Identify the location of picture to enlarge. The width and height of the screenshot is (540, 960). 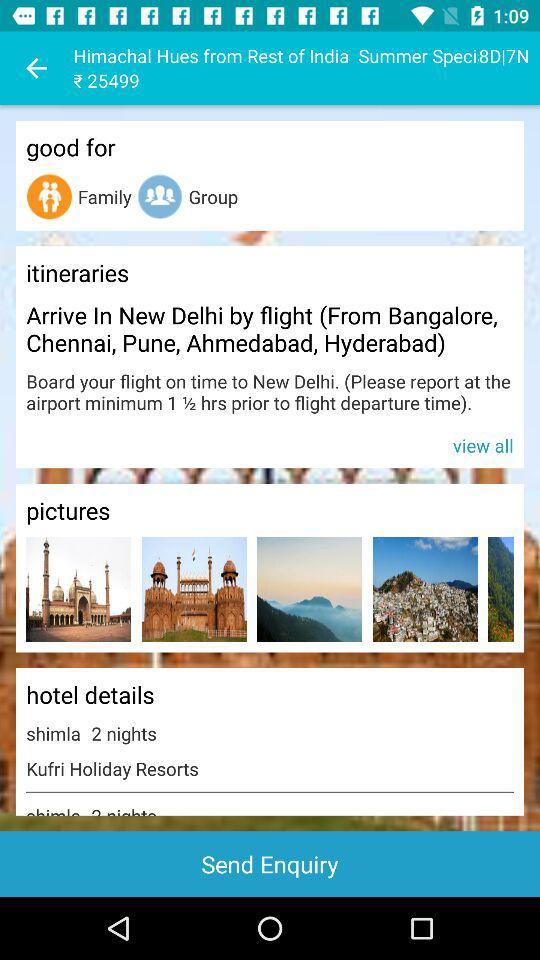
(500, 589).